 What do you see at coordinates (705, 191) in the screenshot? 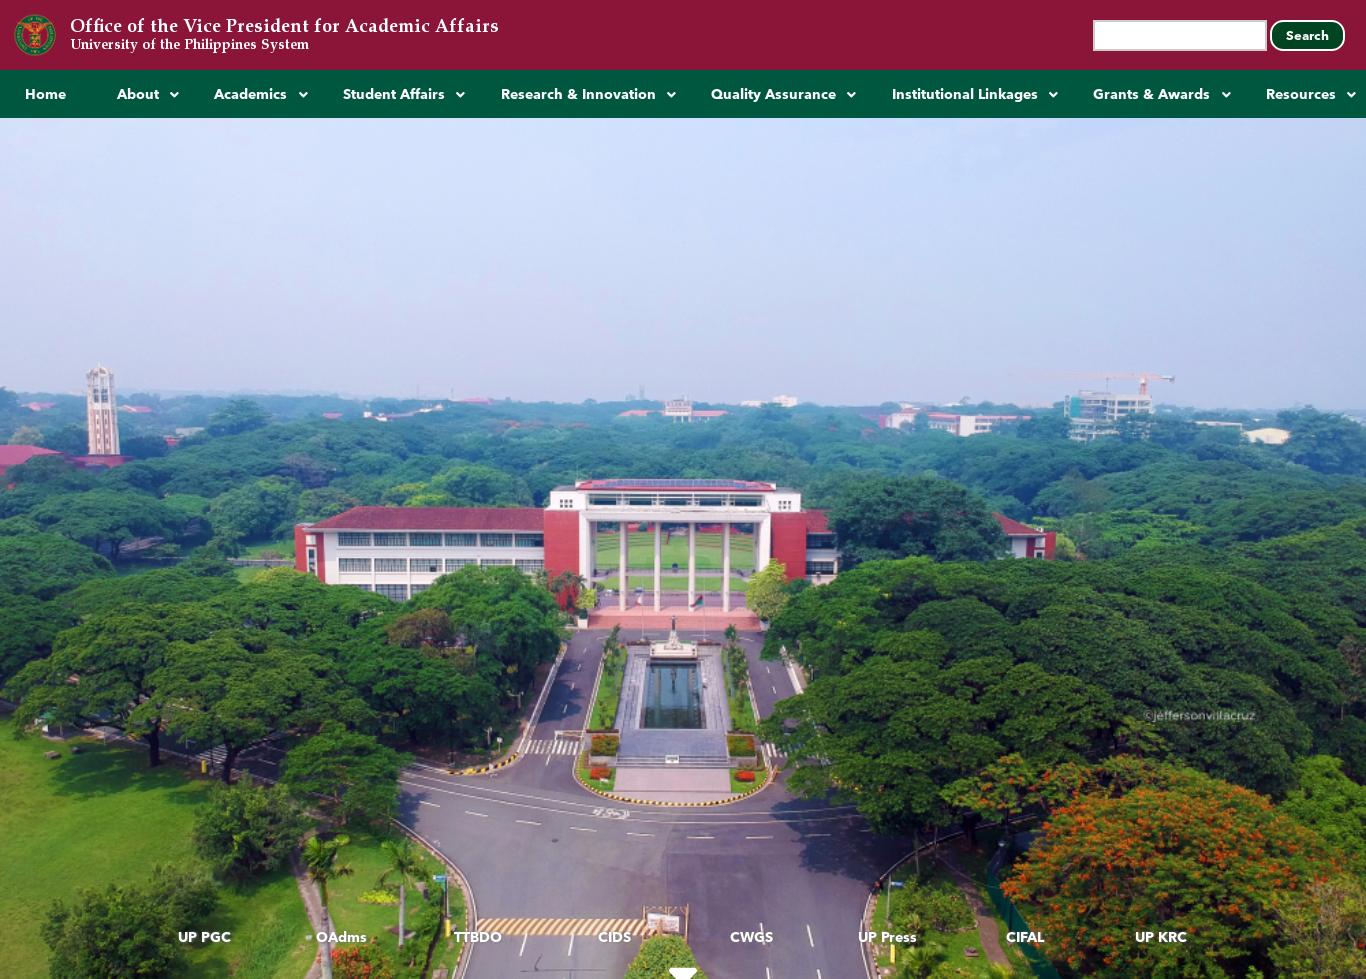
I see `'External QA'` at bounding box center [705, 191].